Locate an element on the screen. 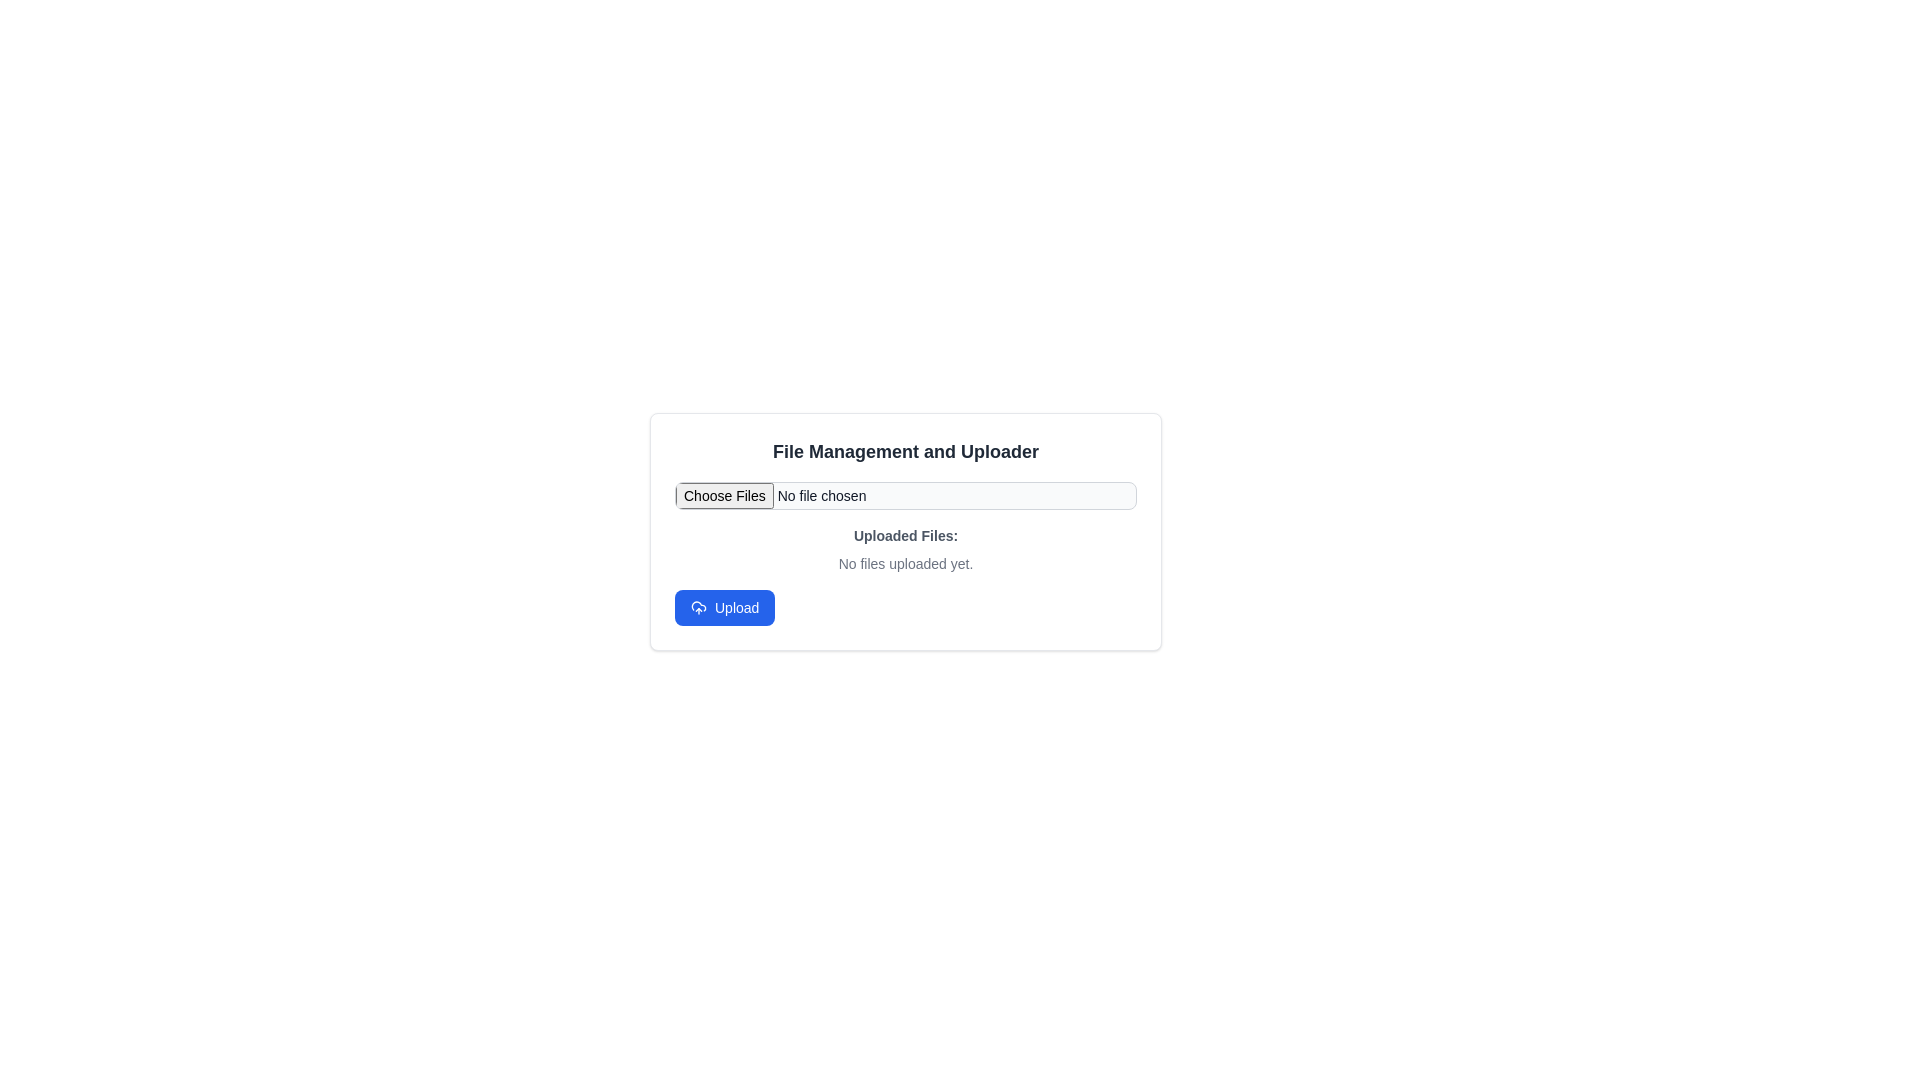  the 'Upload' button with a blue background and white text is located at coordinates (724, 607).